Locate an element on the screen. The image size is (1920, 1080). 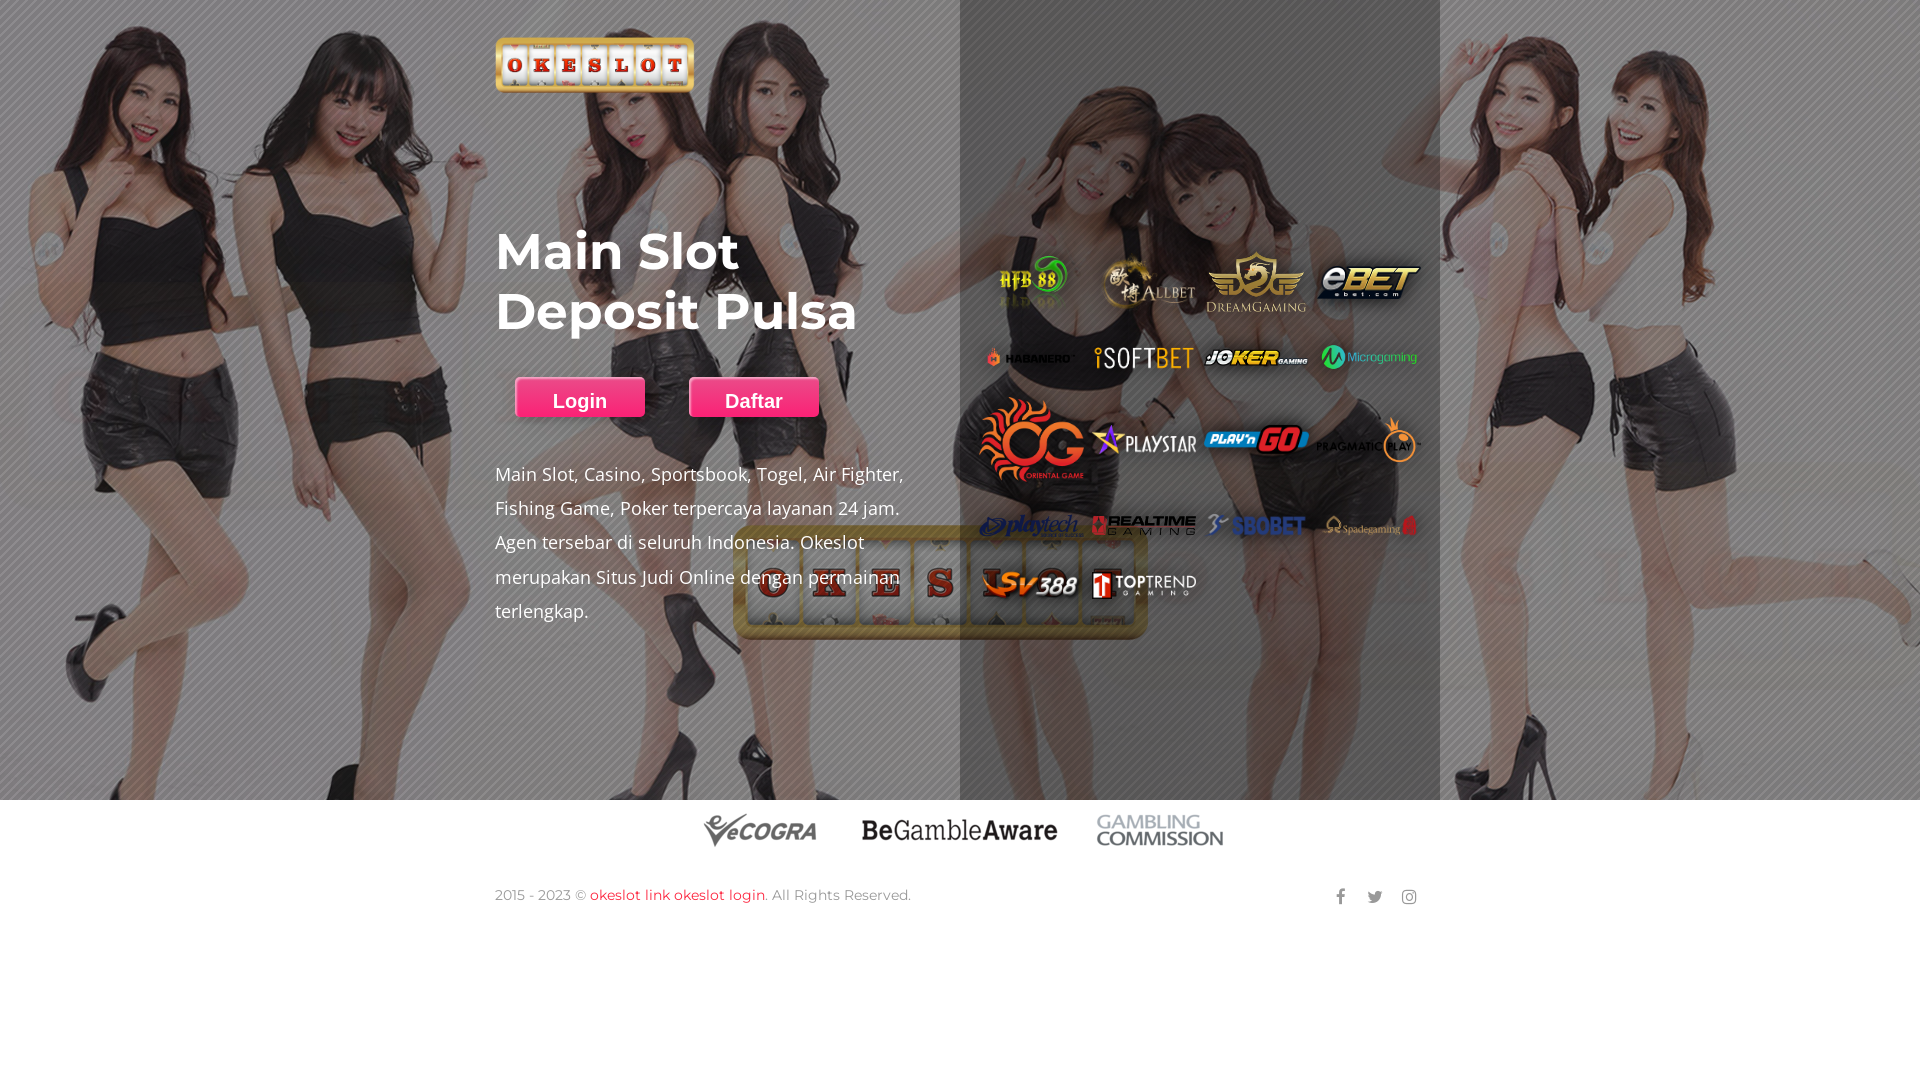
'okeslot link' is located at coordinates (628, 893).